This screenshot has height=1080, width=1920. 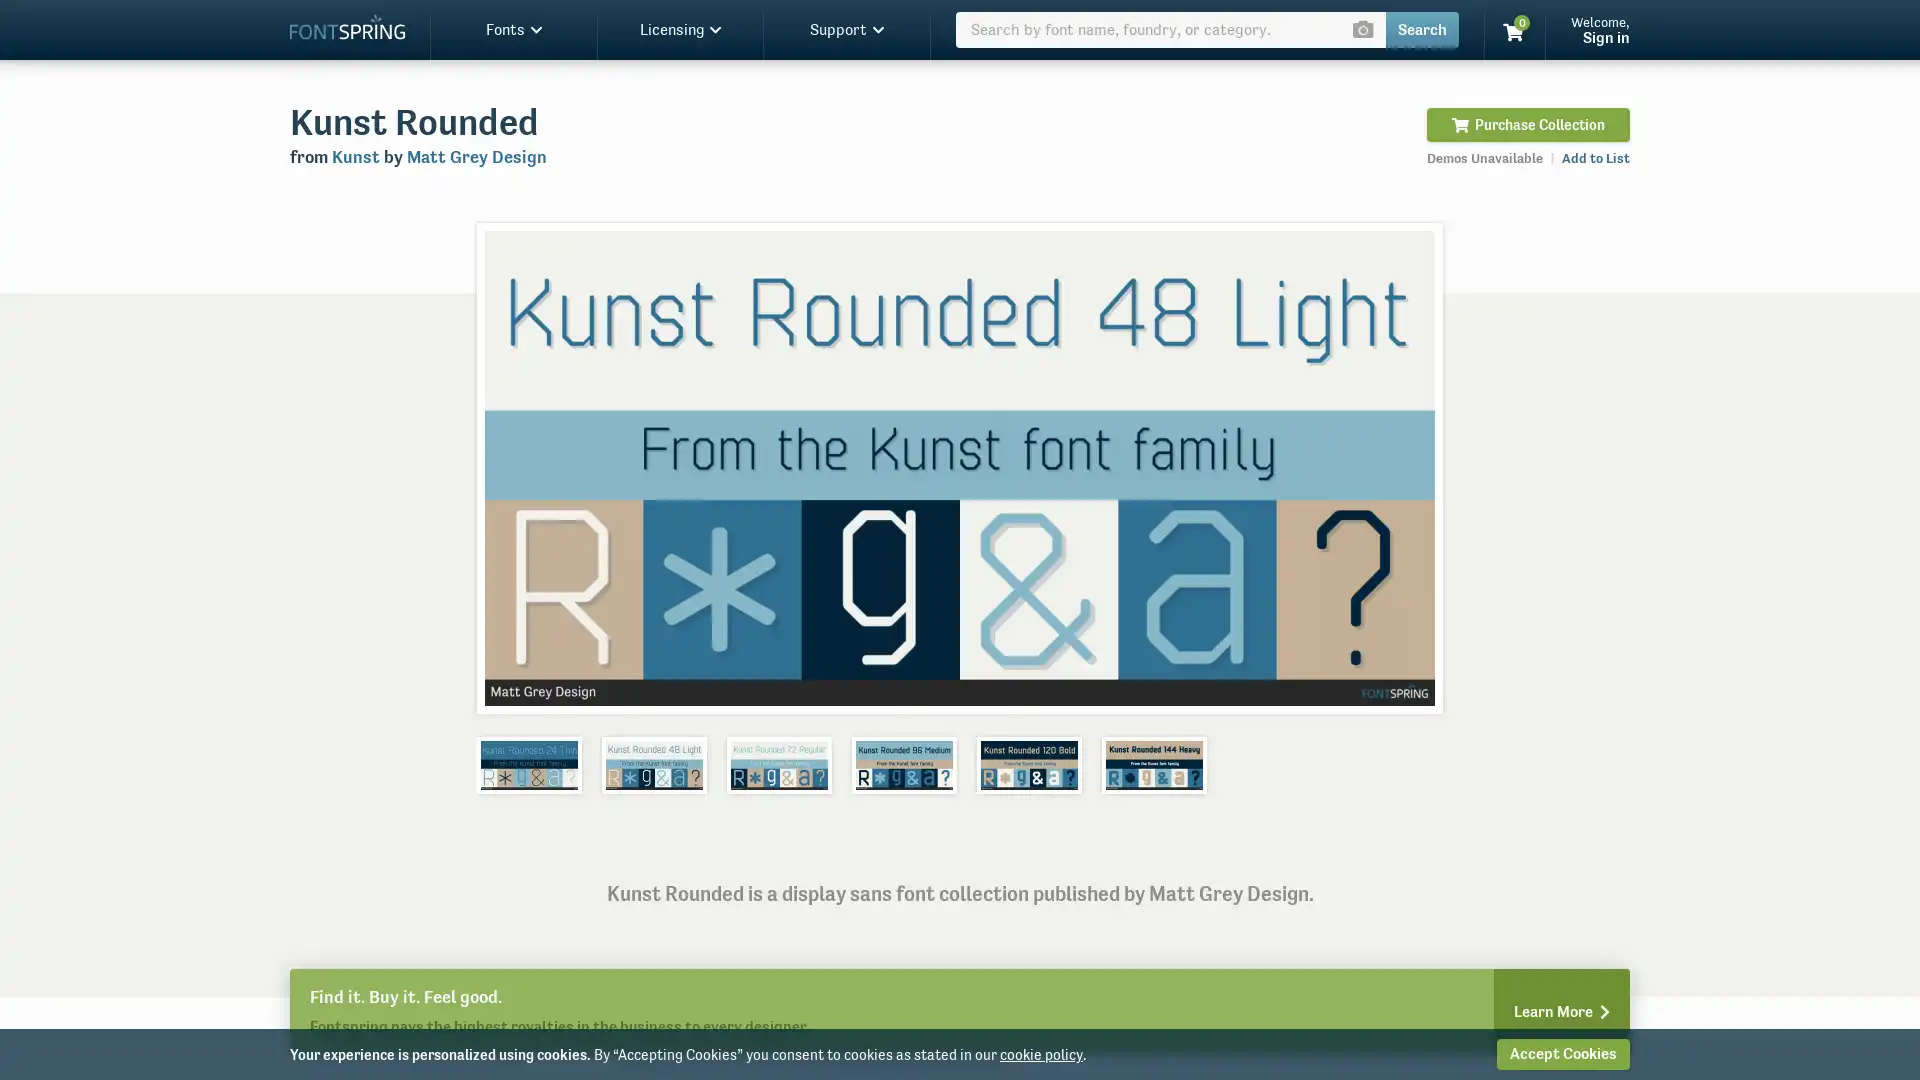 What do you see at coordinates (1562, 1053) in the screenshot?
I see `Accept Cookies` at bounding box center [1562, 1053].